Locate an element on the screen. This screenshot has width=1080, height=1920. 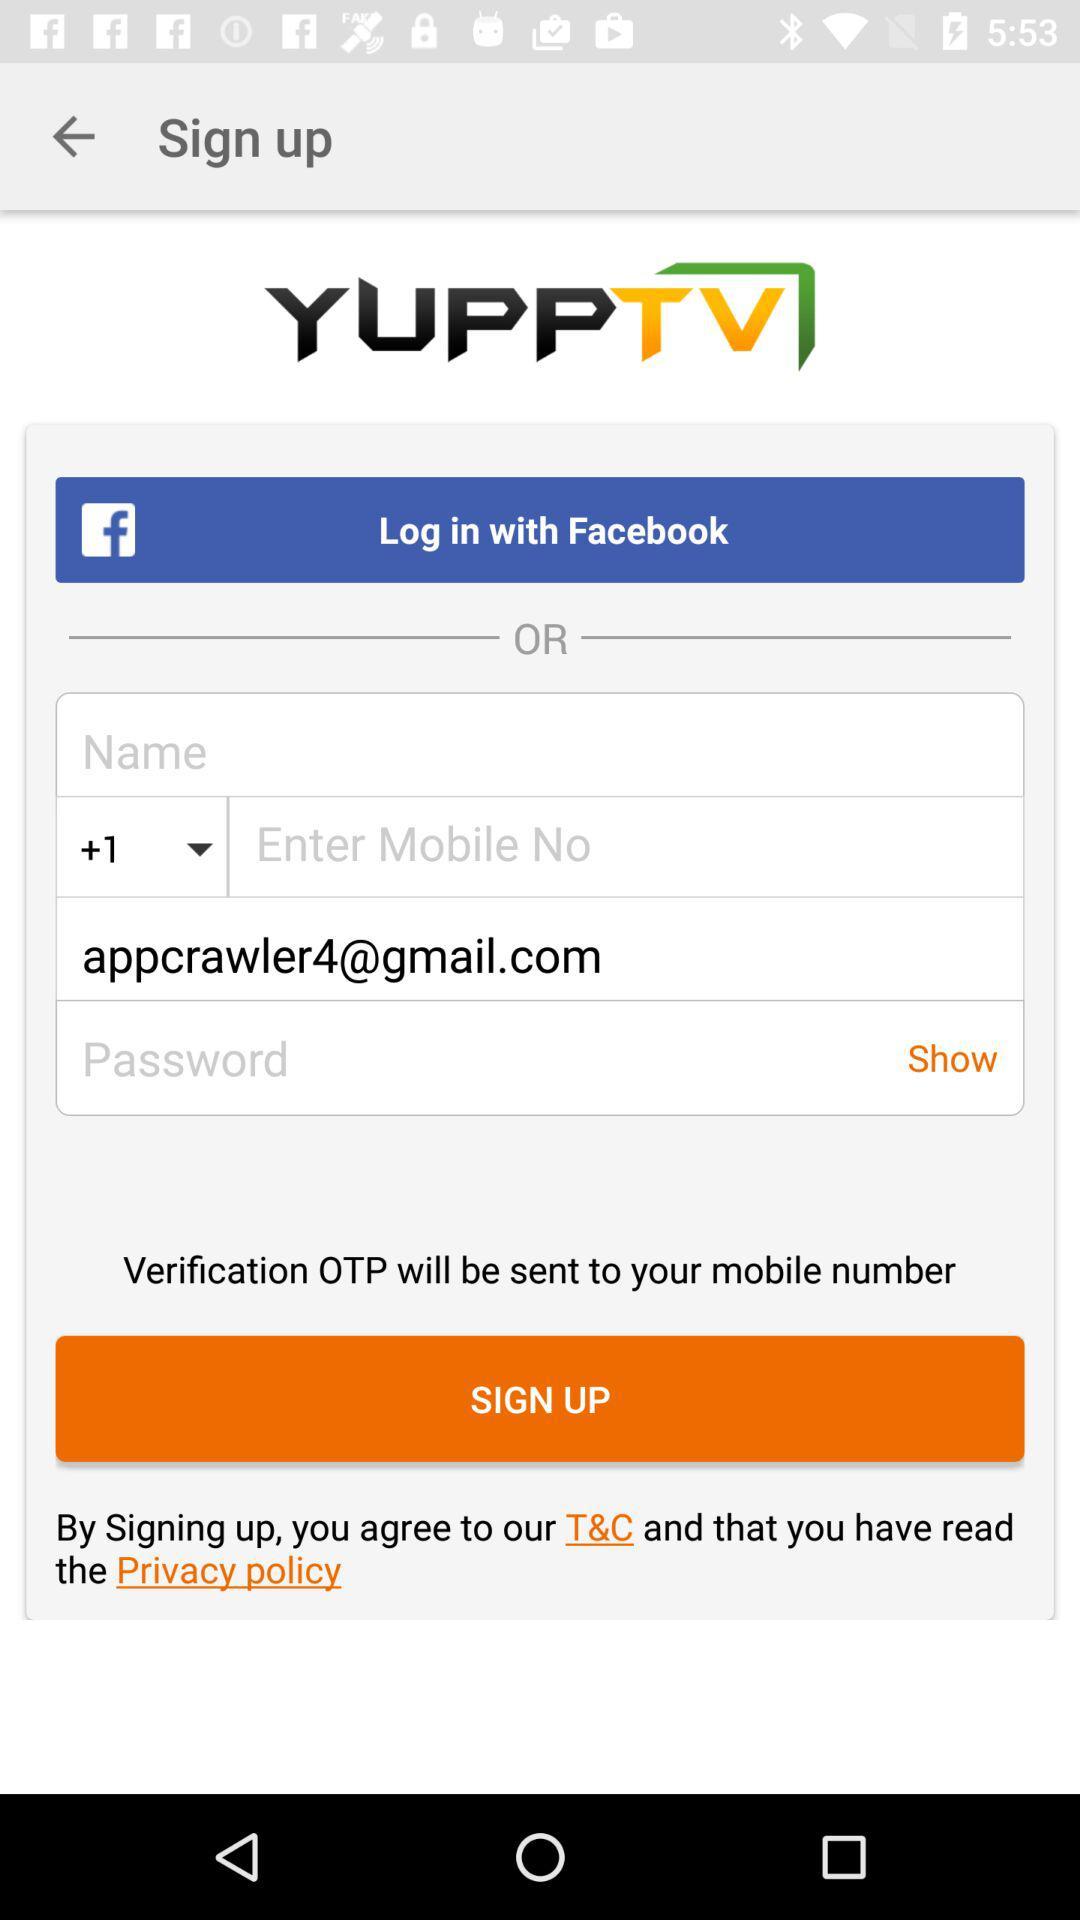
the log in with item is located at coordinates (540, 529).